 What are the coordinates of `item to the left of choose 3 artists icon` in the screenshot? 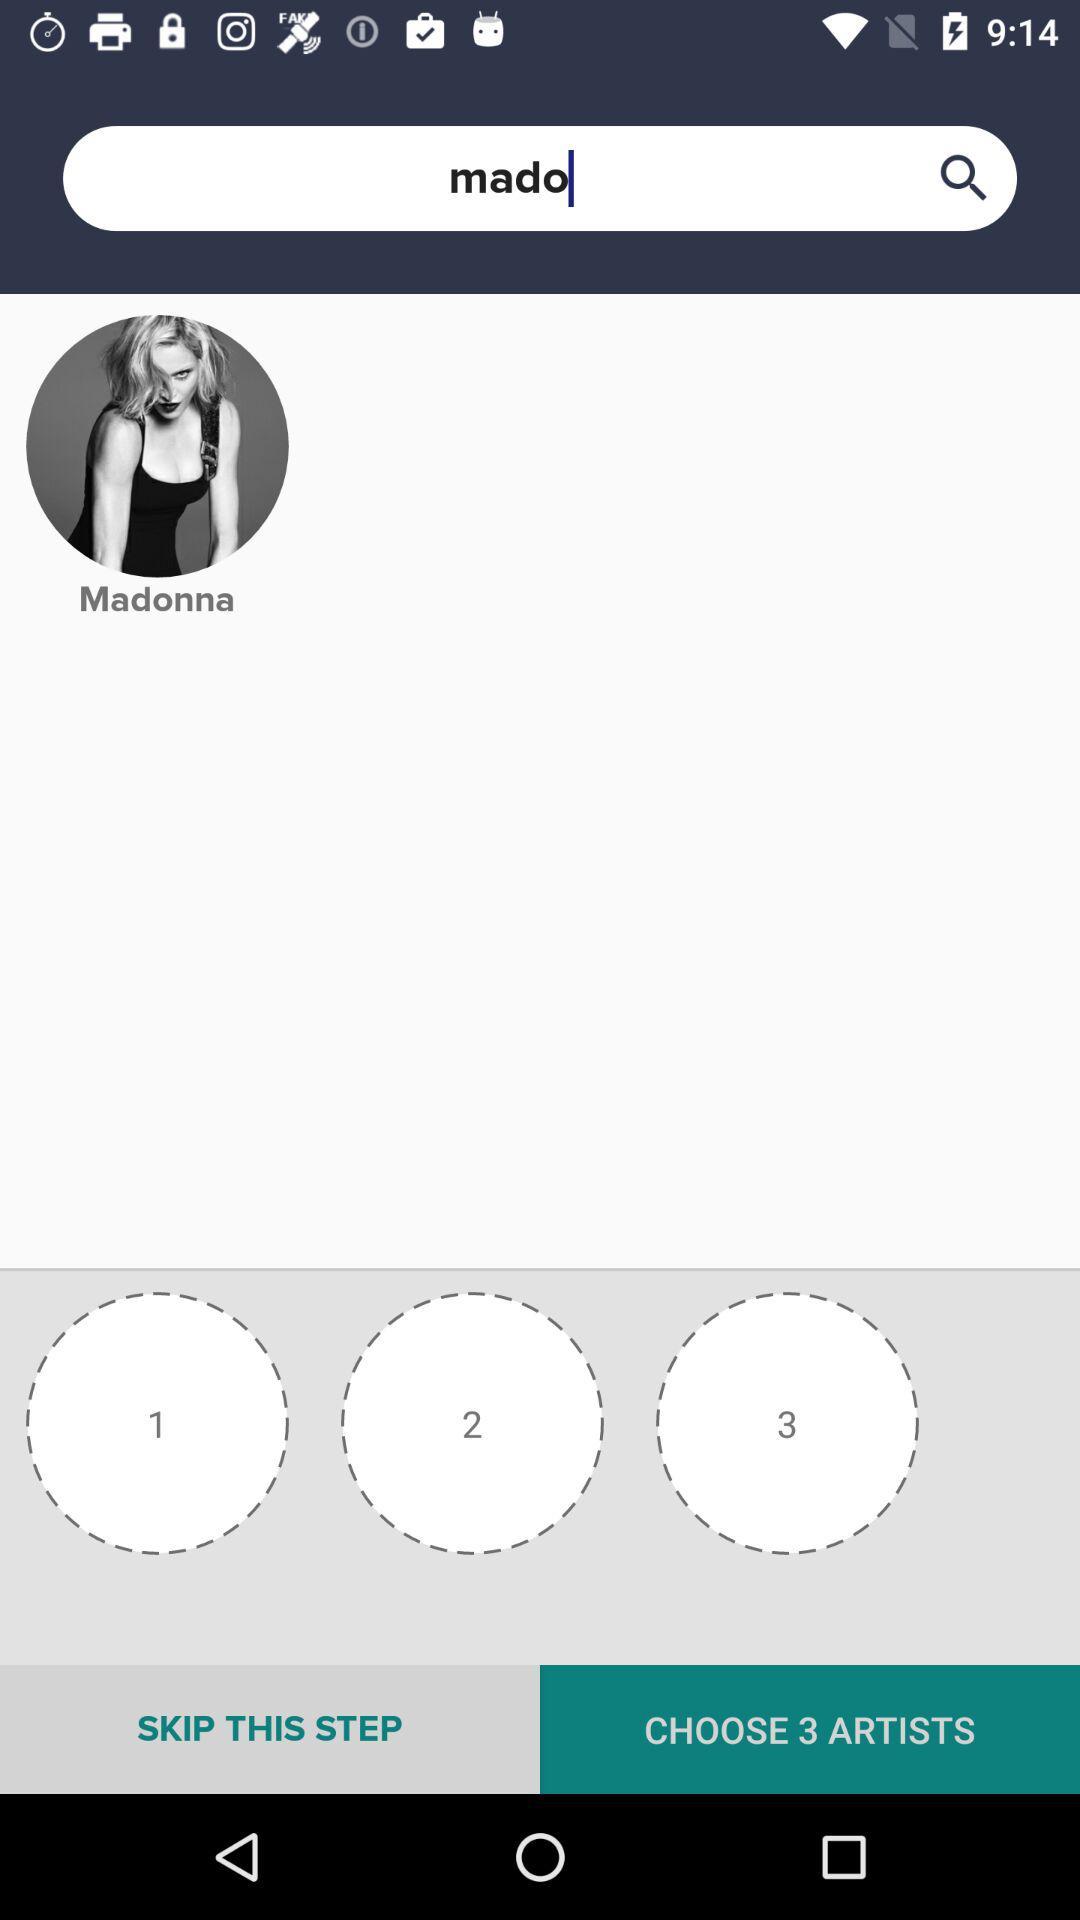 It's located at (270, 1728).